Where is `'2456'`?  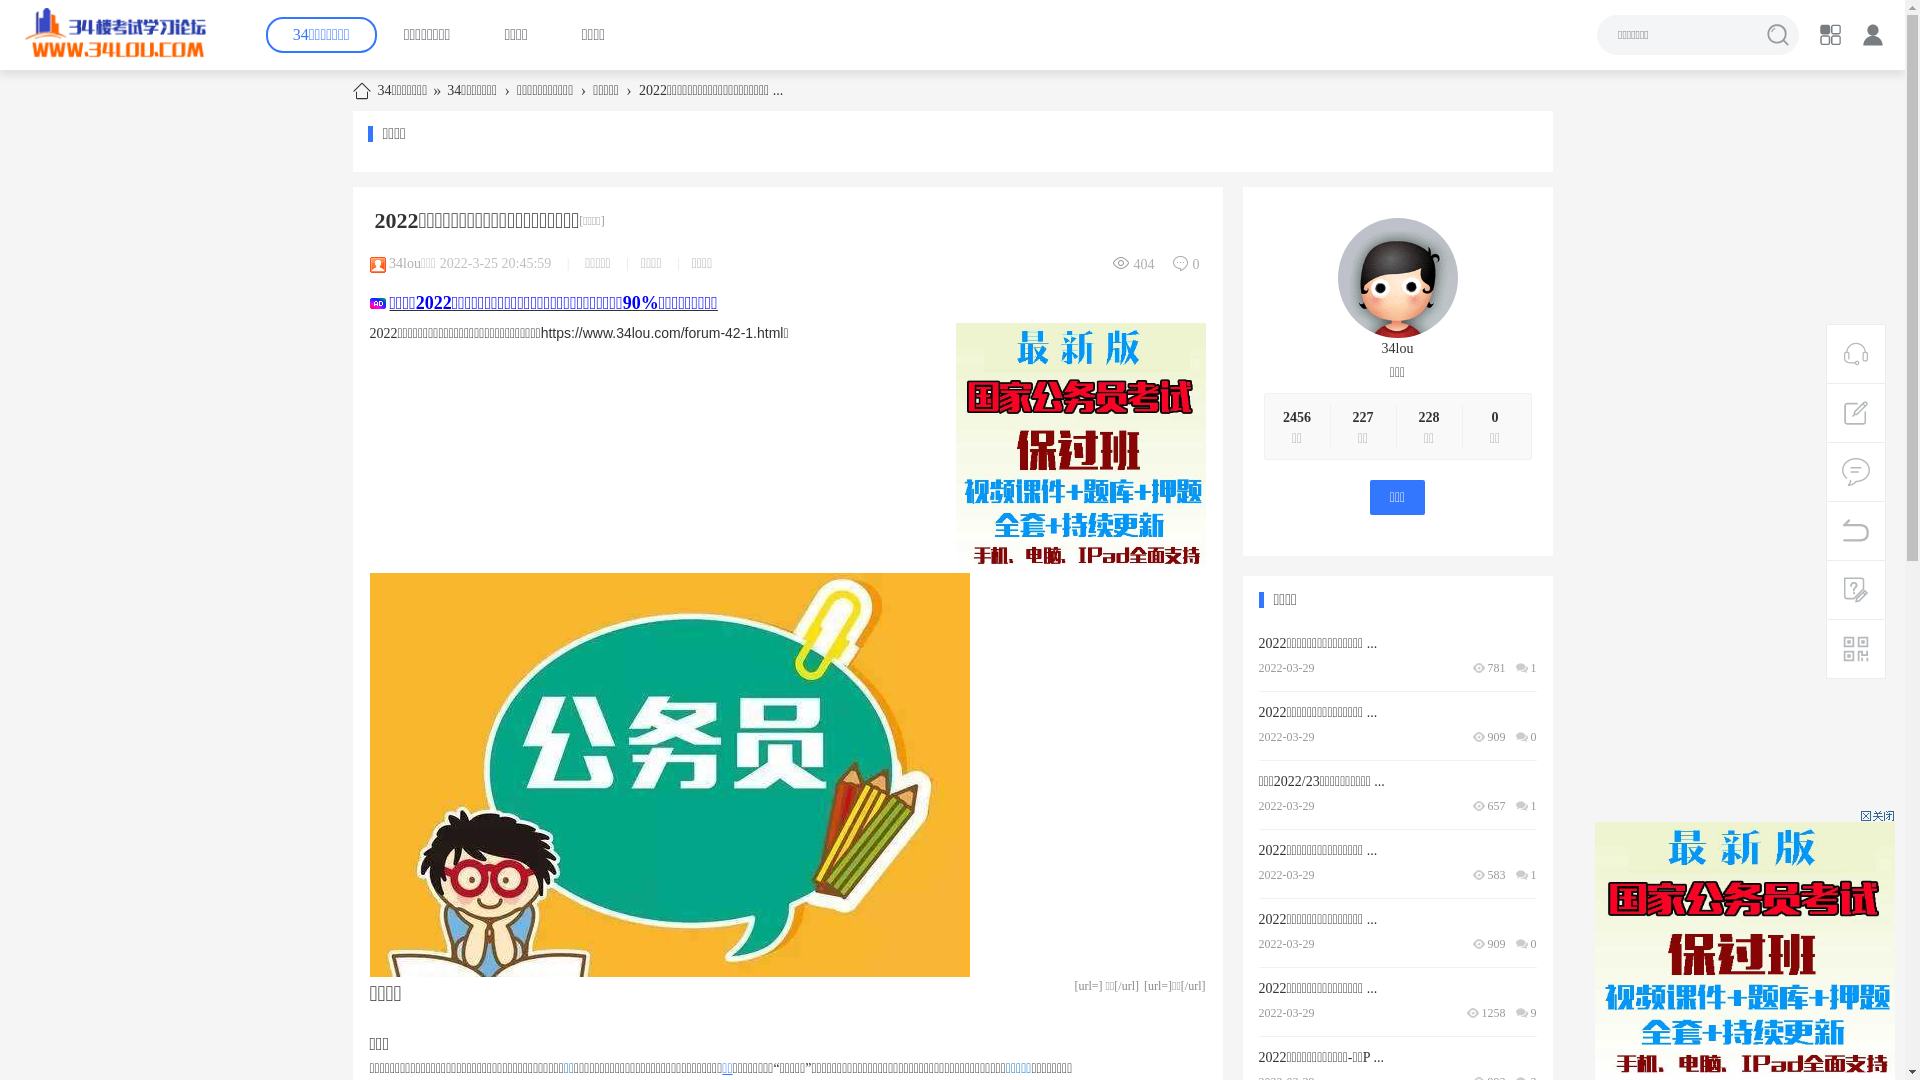 '2456' is located at coordinates (1296, 416).